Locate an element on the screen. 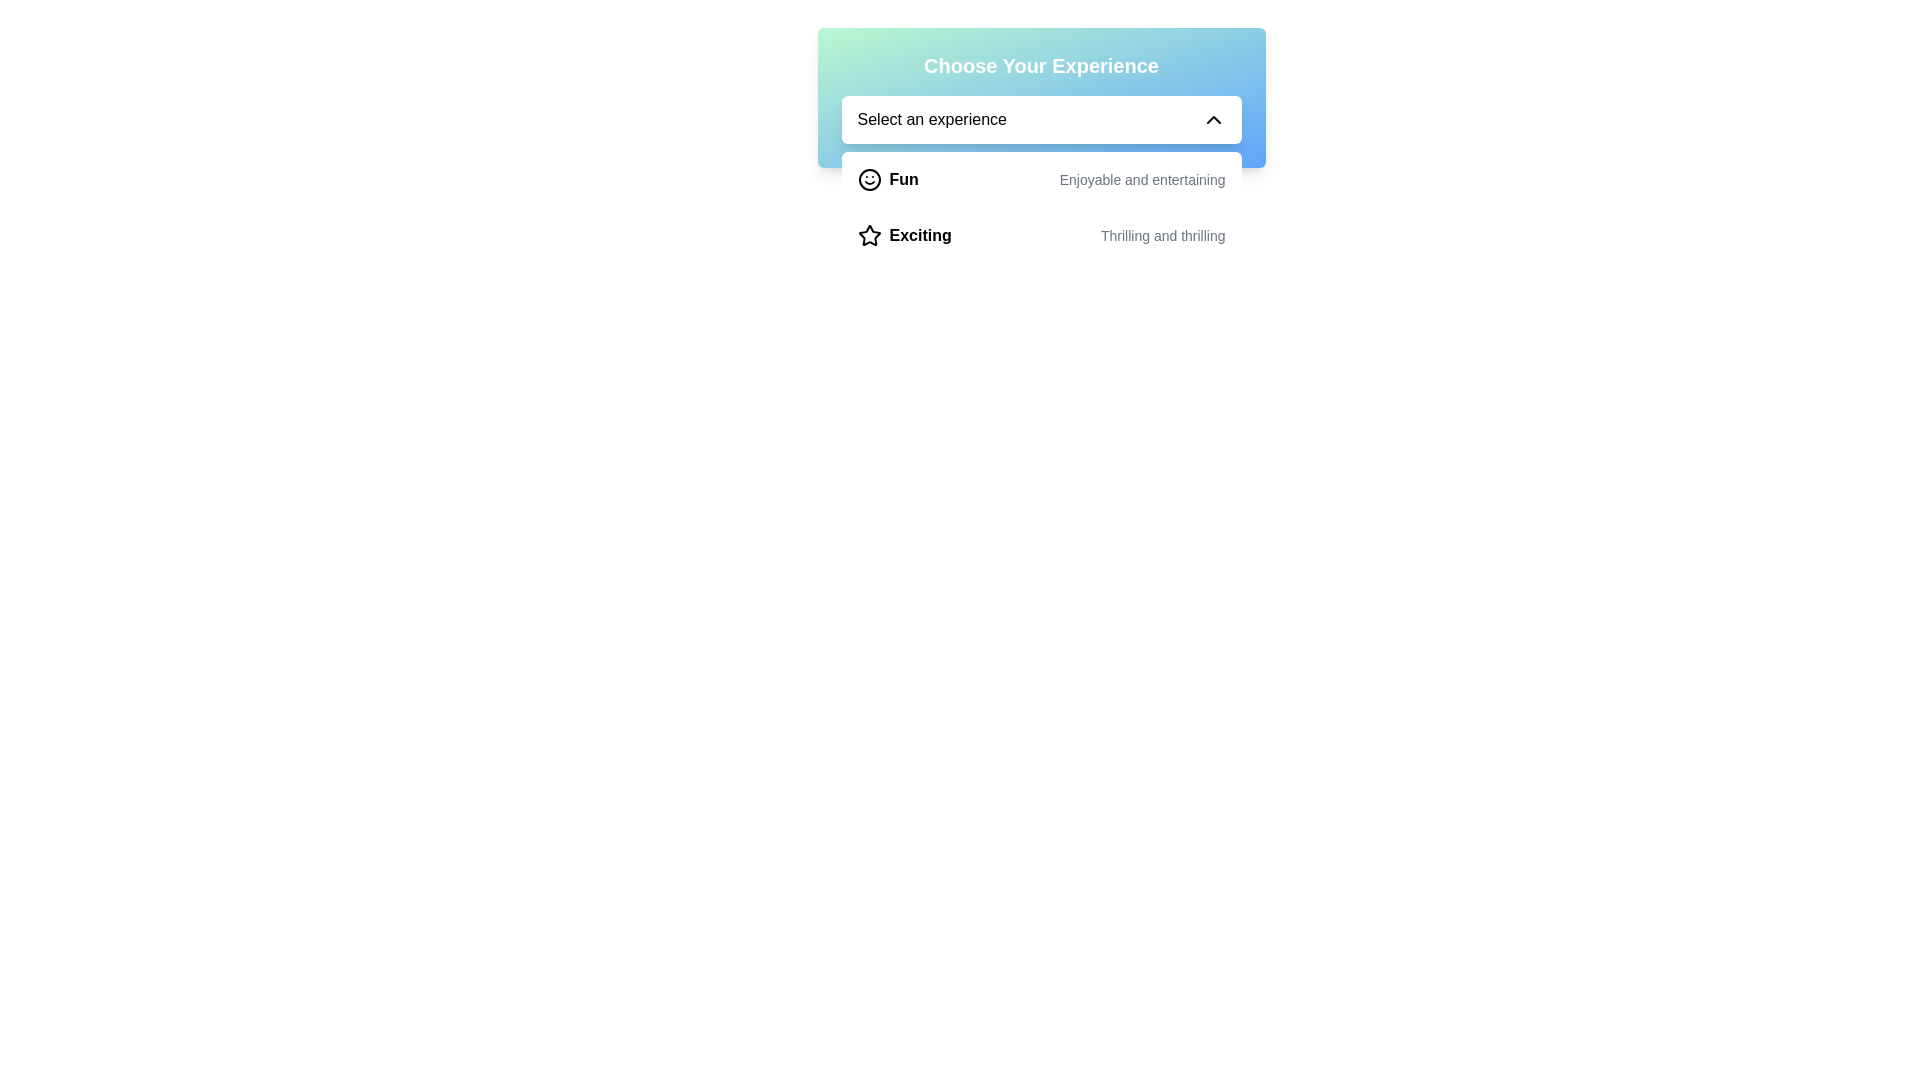  the 'Fun' experience category option in the dropdown menu to trigger a visual highlight is located at coordinates (1040, 180).